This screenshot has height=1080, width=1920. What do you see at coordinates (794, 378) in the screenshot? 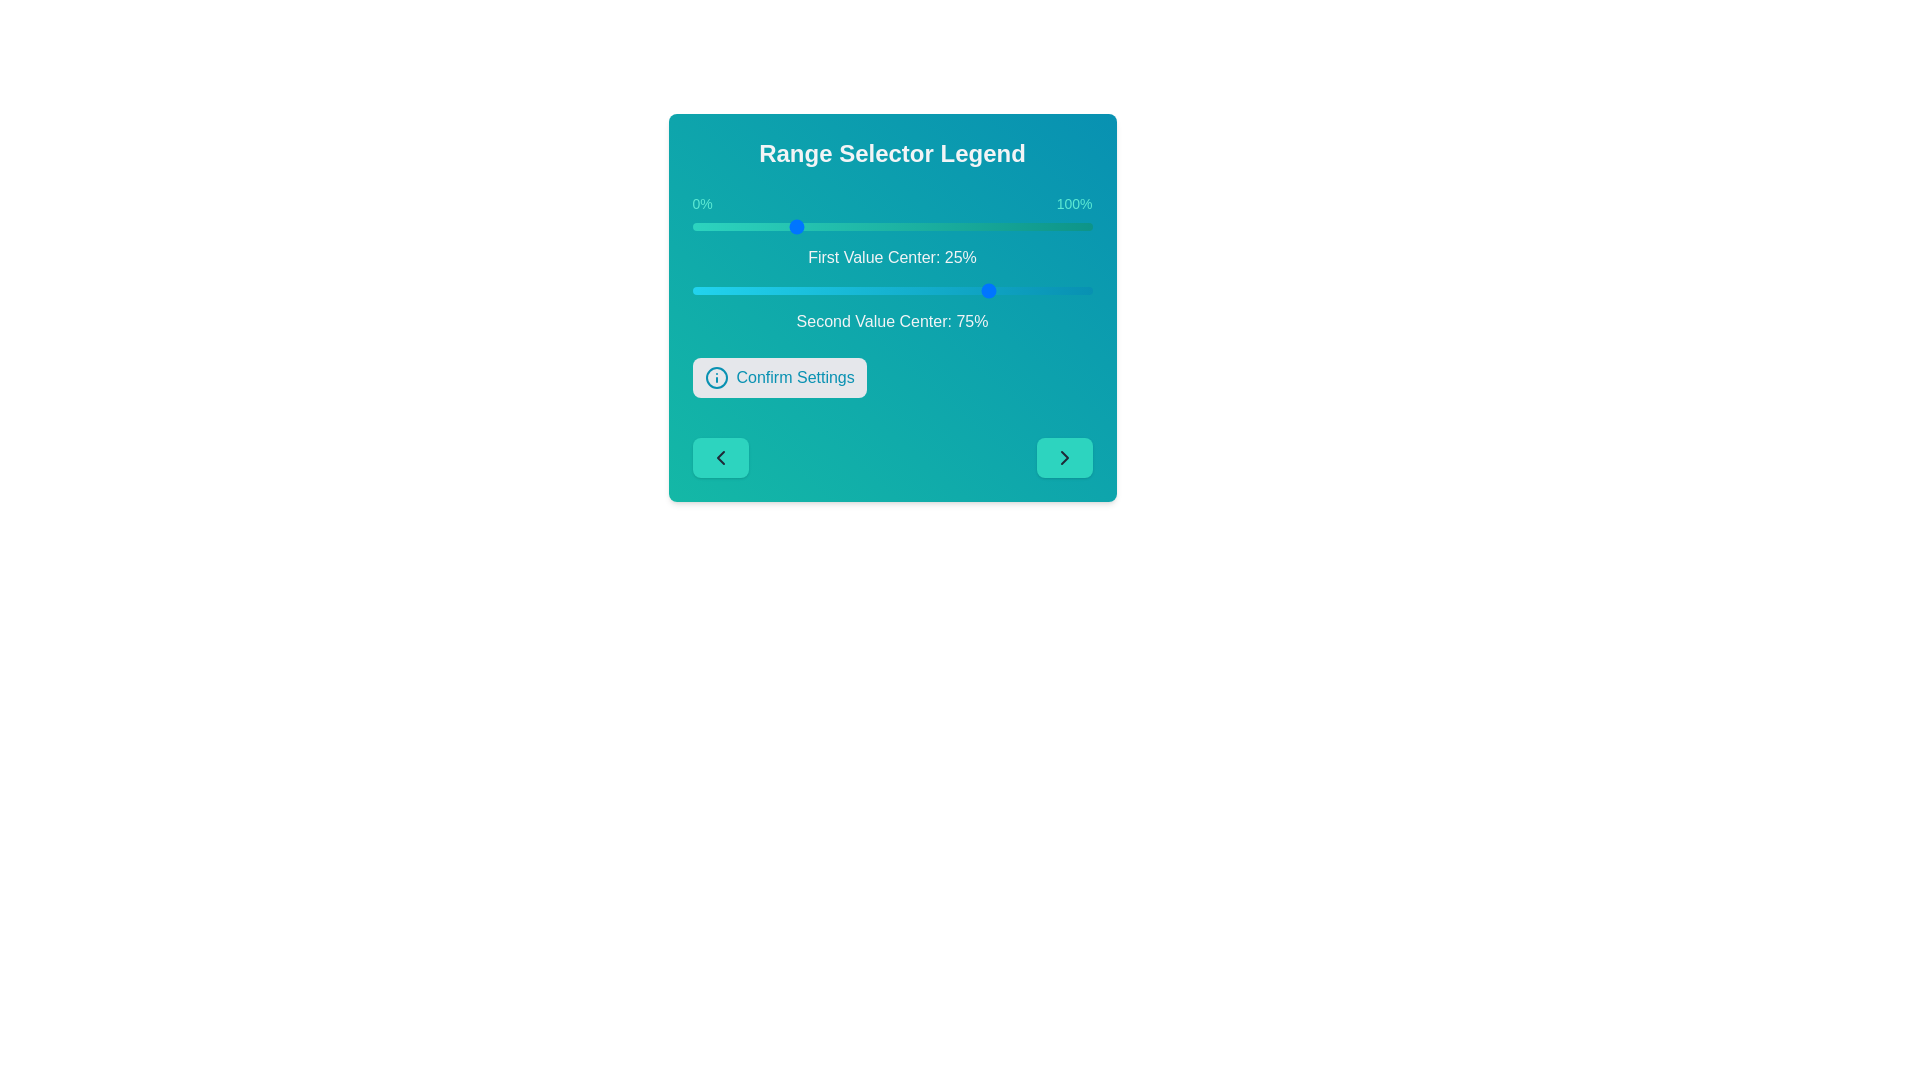
I see `the text label inside the button that indicates its functionality to confirm certain settings, located in the lower section of a card-like panel, centered horizontally below two sliders` at bounding box center [794, 378].